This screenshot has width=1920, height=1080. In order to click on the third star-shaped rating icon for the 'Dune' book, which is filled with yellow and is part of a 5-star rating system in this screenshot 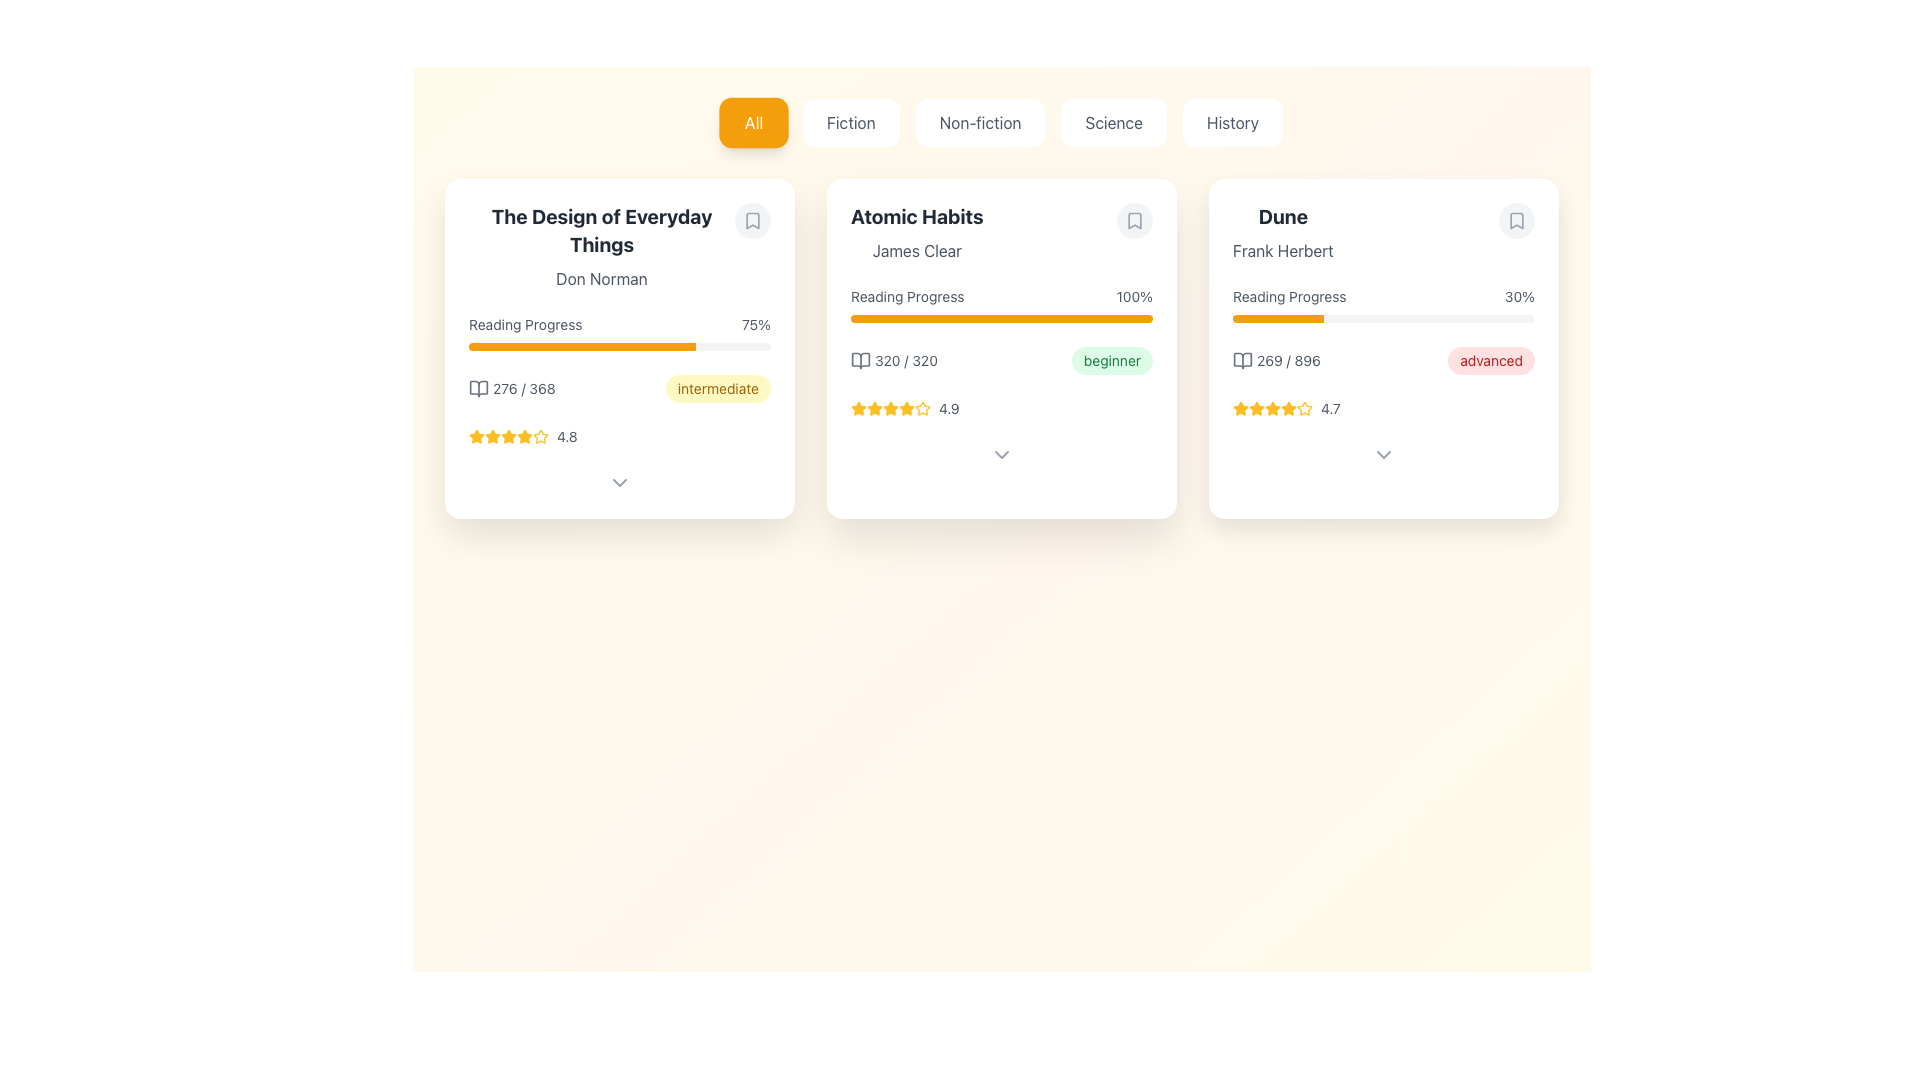, I will do `click(1289, 407)`.